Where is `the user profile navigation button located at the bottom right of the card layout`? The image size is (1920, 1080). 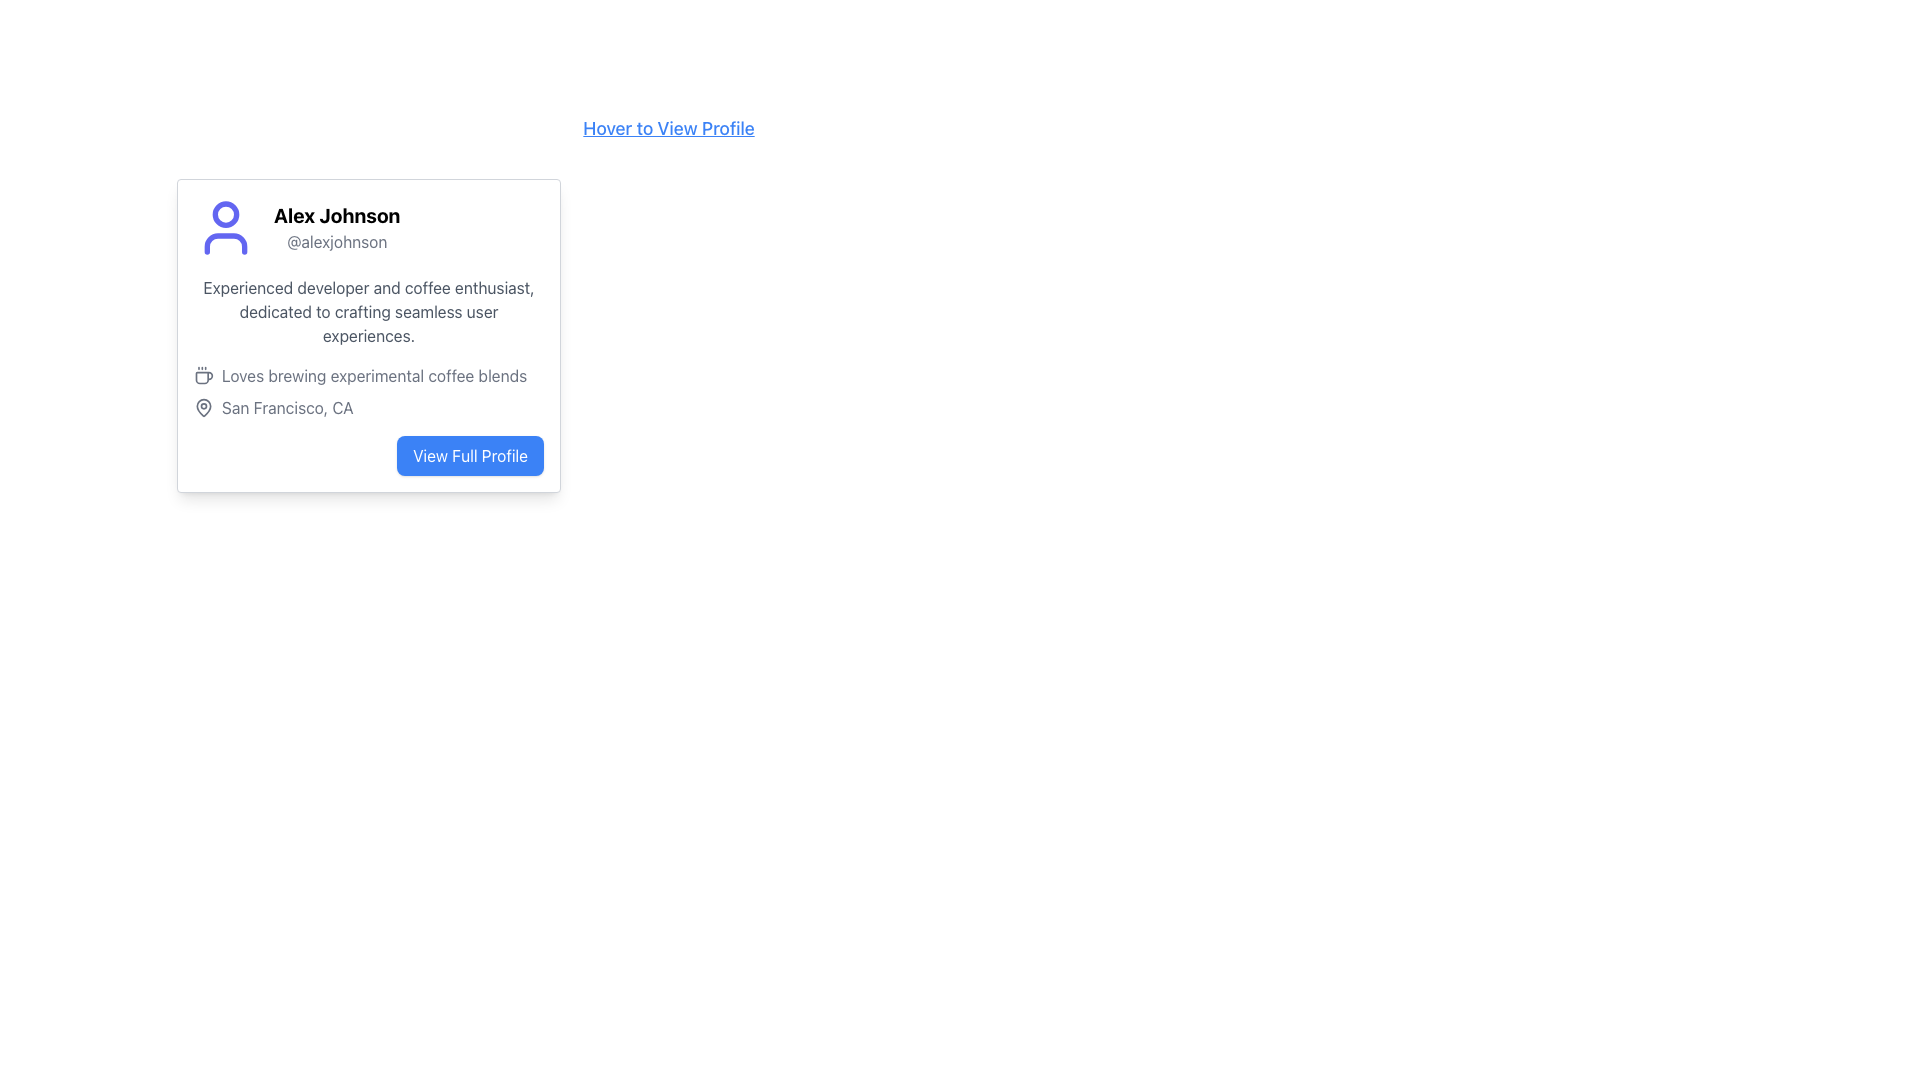 the user profile navigation button located at the bottom right of the card layout is located at coordinates (369, 455).